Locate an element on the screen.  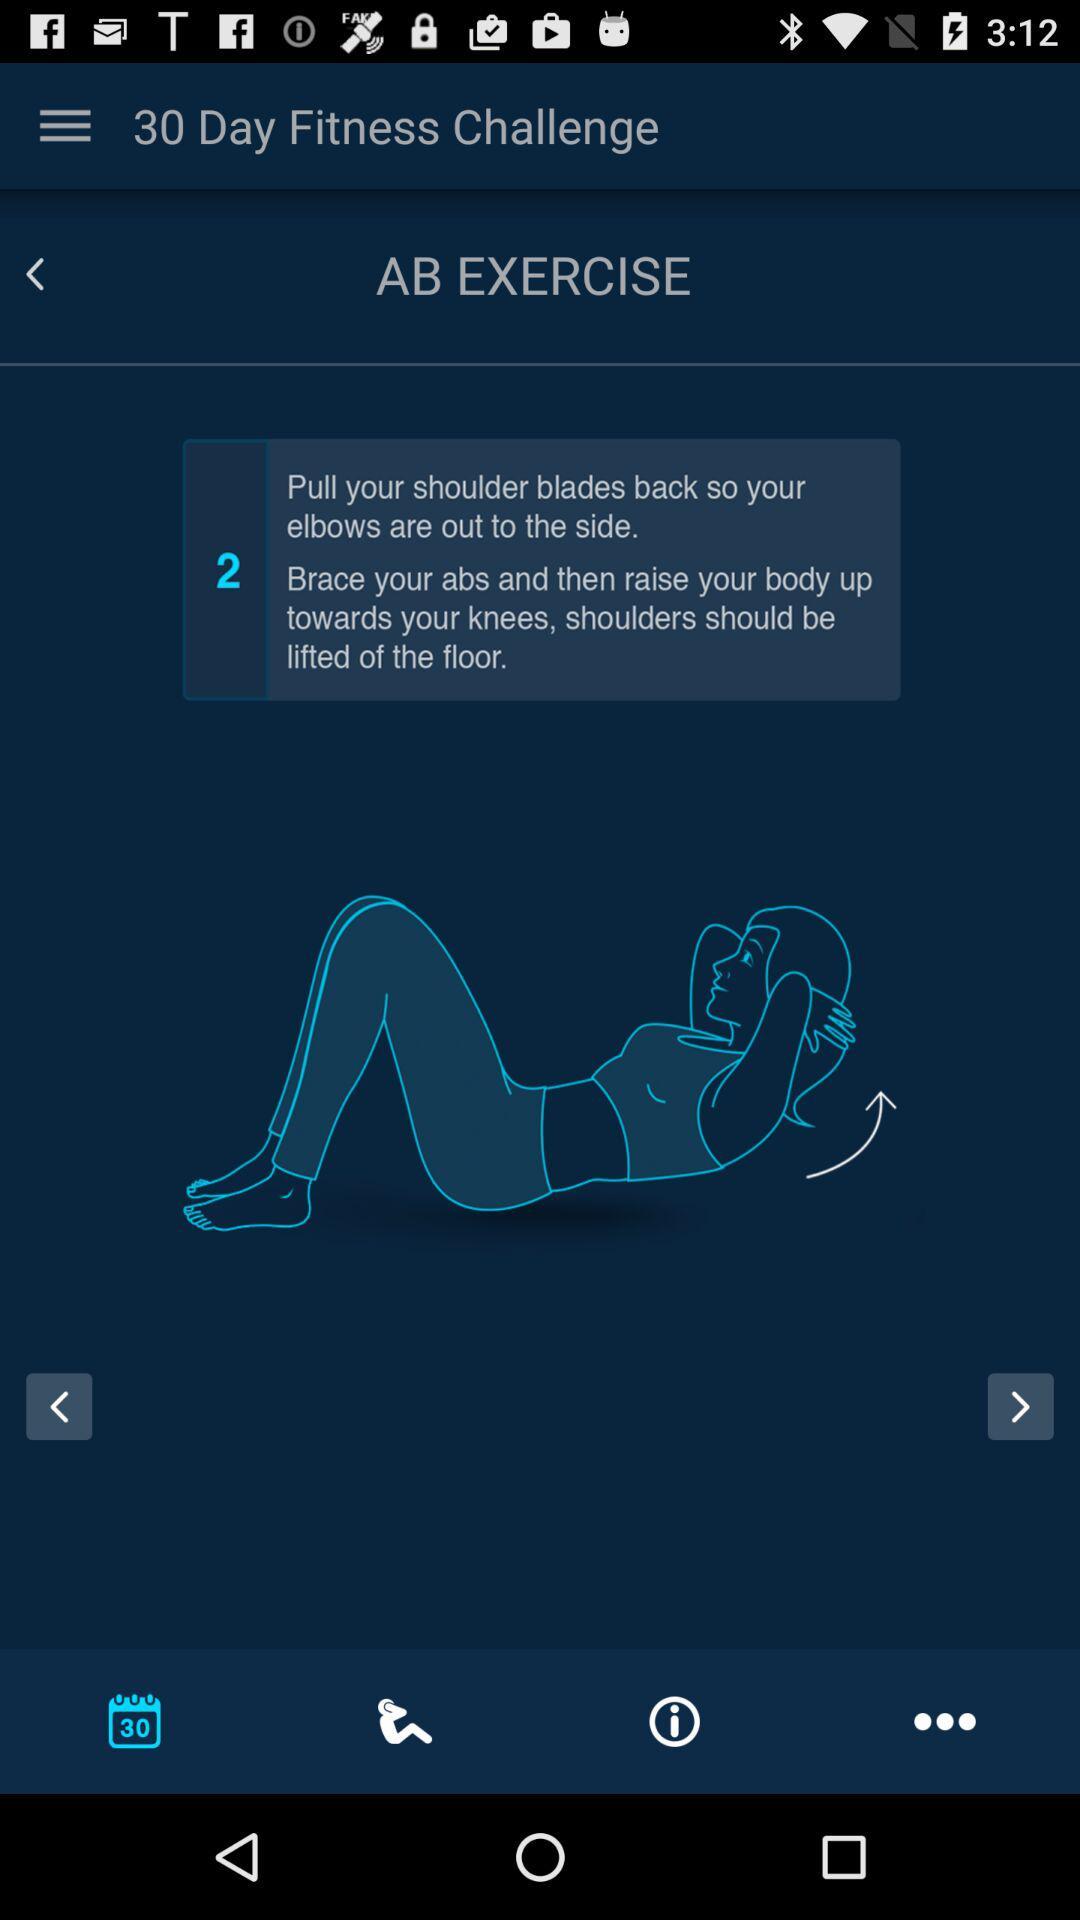
go next is located at coordinates (1020, 1405).